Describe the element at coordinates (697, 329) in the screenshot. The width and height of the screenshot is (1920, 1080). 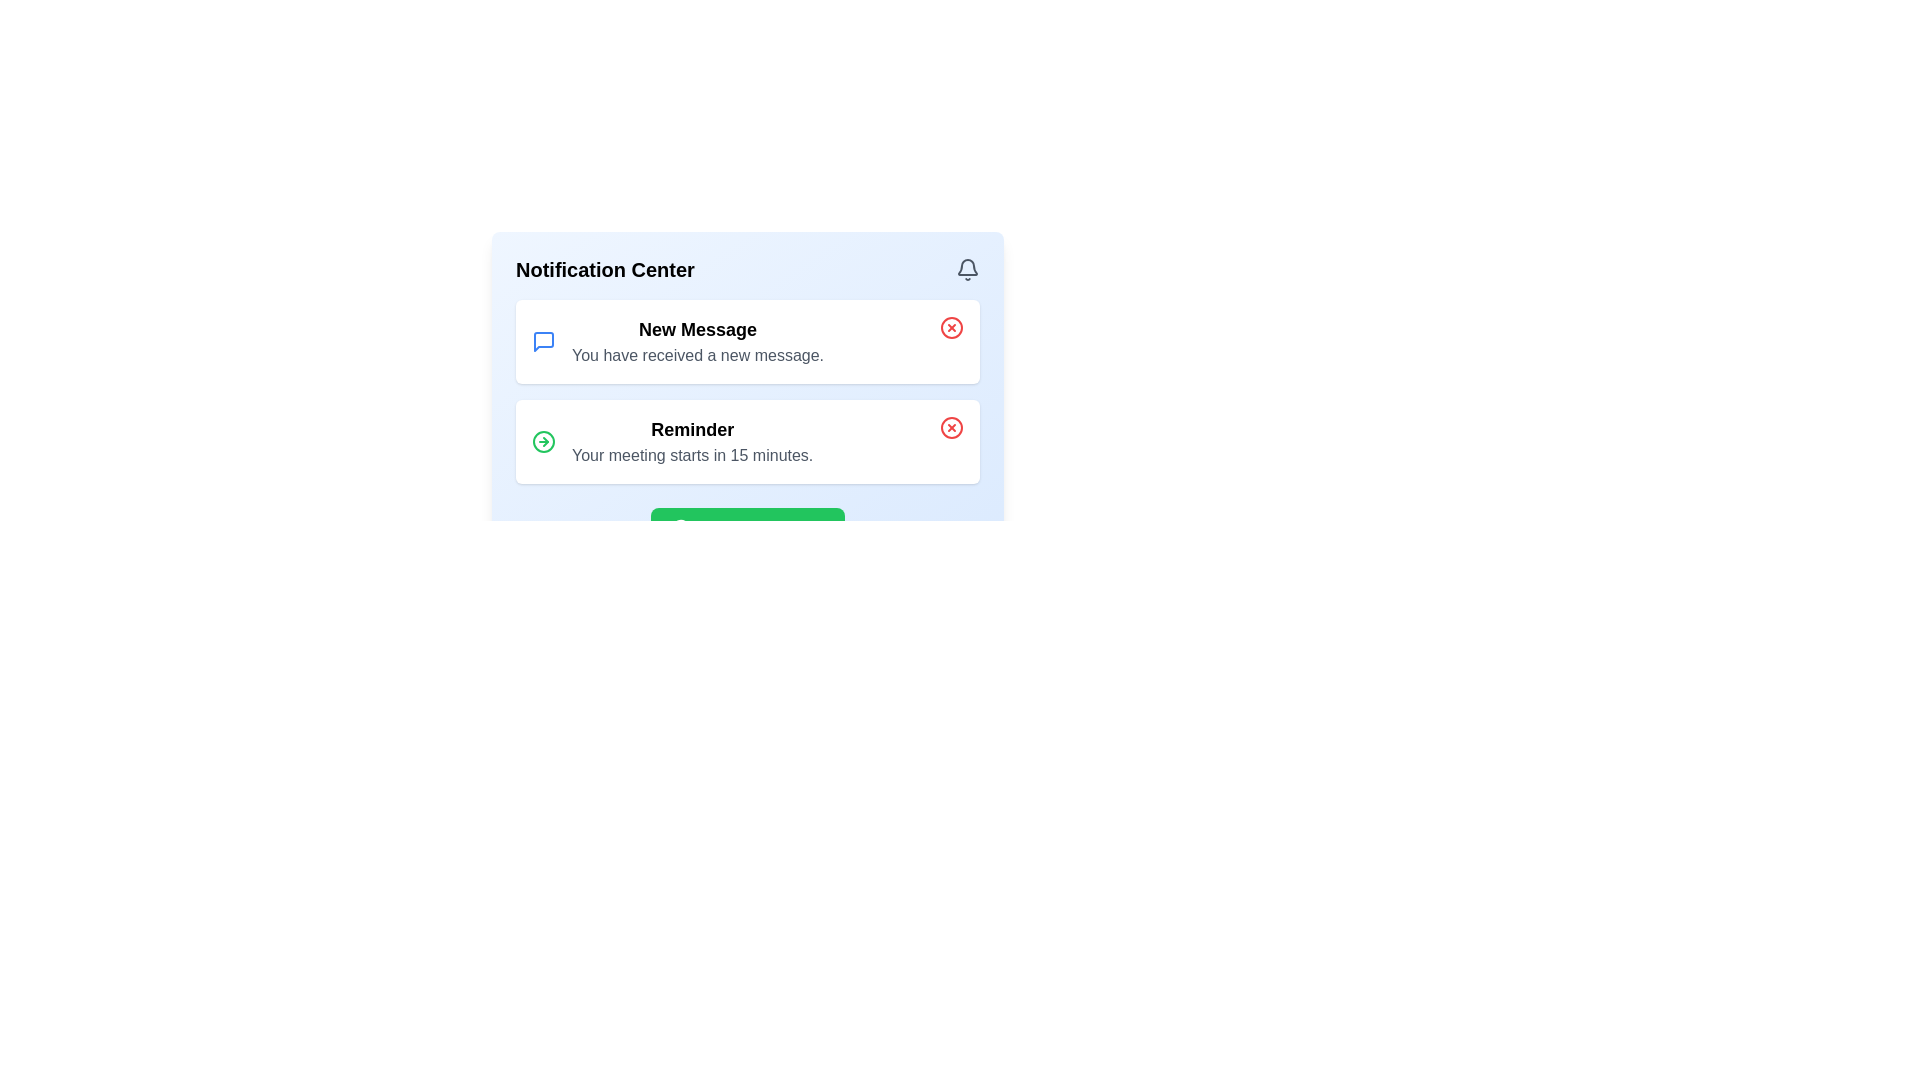
I see `title Text label of the notification located at the top section of the notification list, which summarizes the subject of the message` at that location.